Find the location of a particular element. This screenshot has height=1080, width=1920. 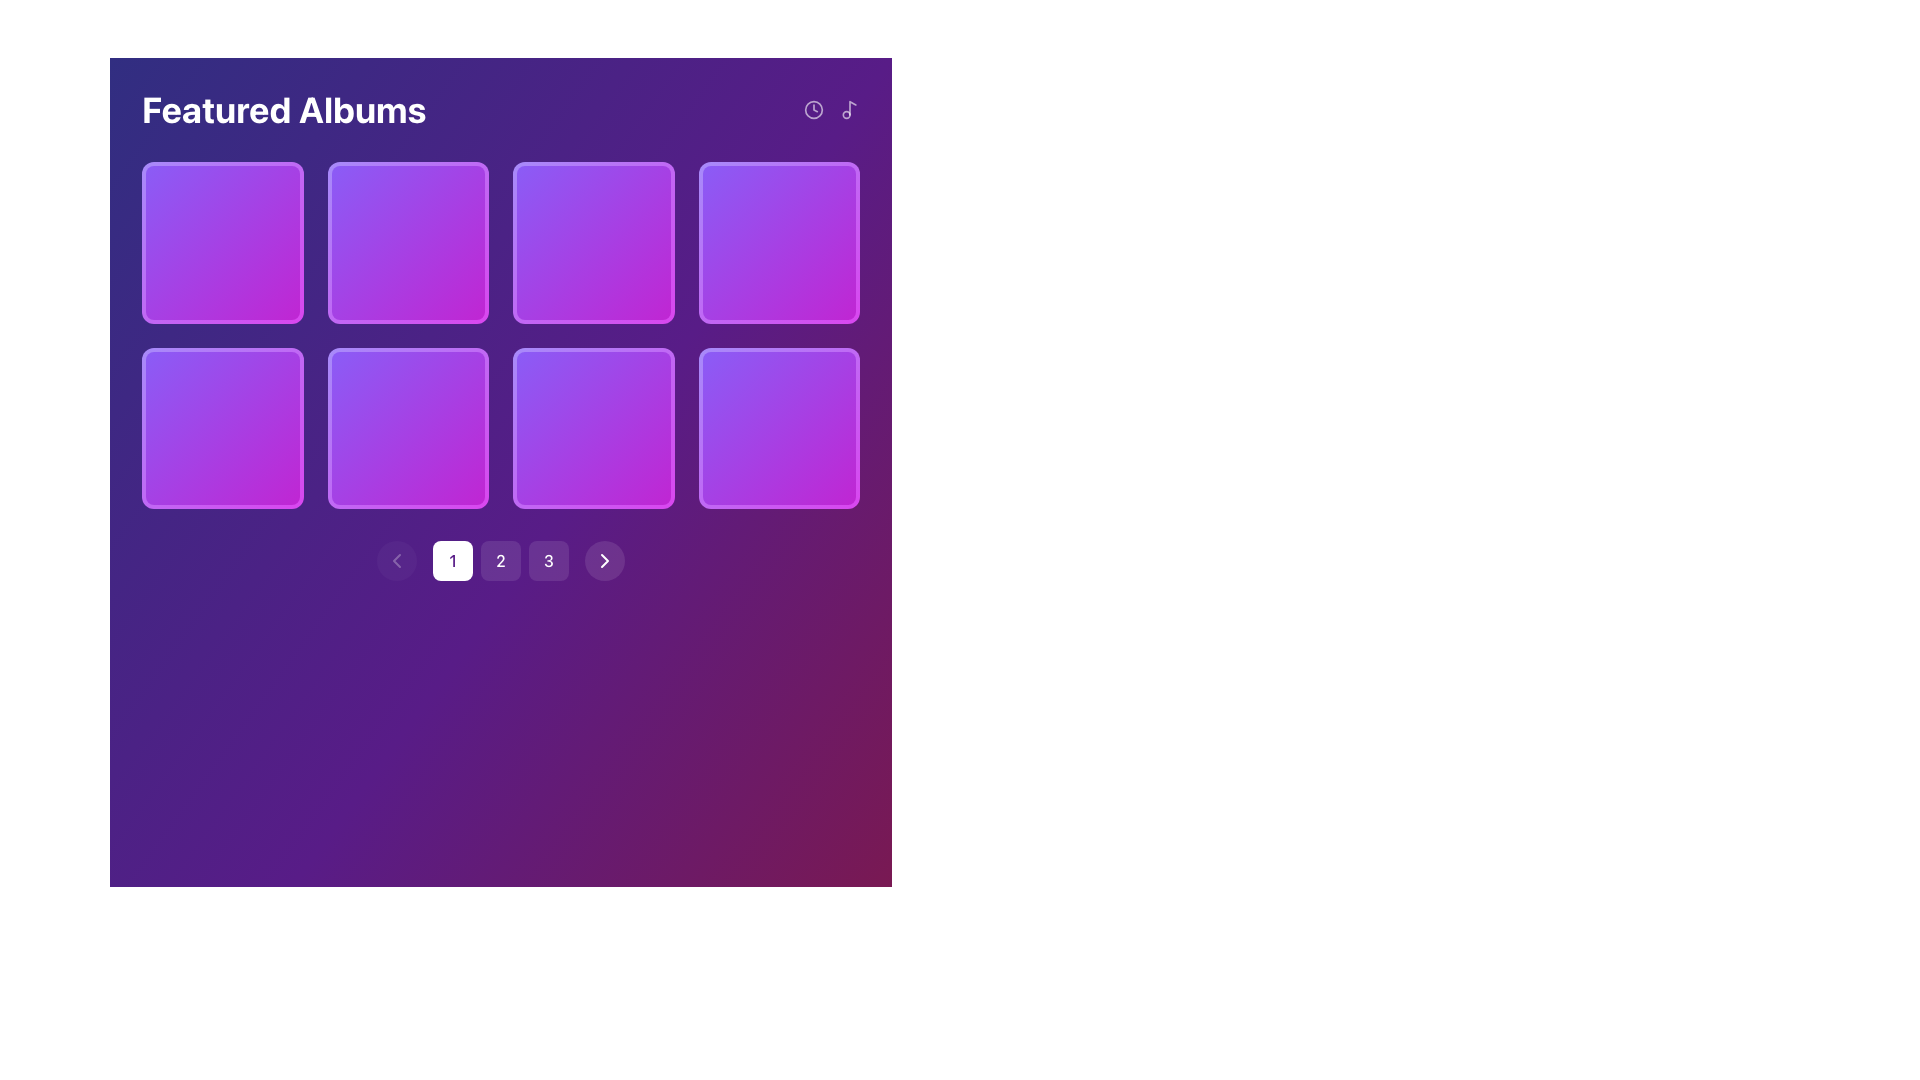

the favorite button located in the top-right corner of the album 'Album 3' by 'Artist 3' is located at coordinates (635, 200).